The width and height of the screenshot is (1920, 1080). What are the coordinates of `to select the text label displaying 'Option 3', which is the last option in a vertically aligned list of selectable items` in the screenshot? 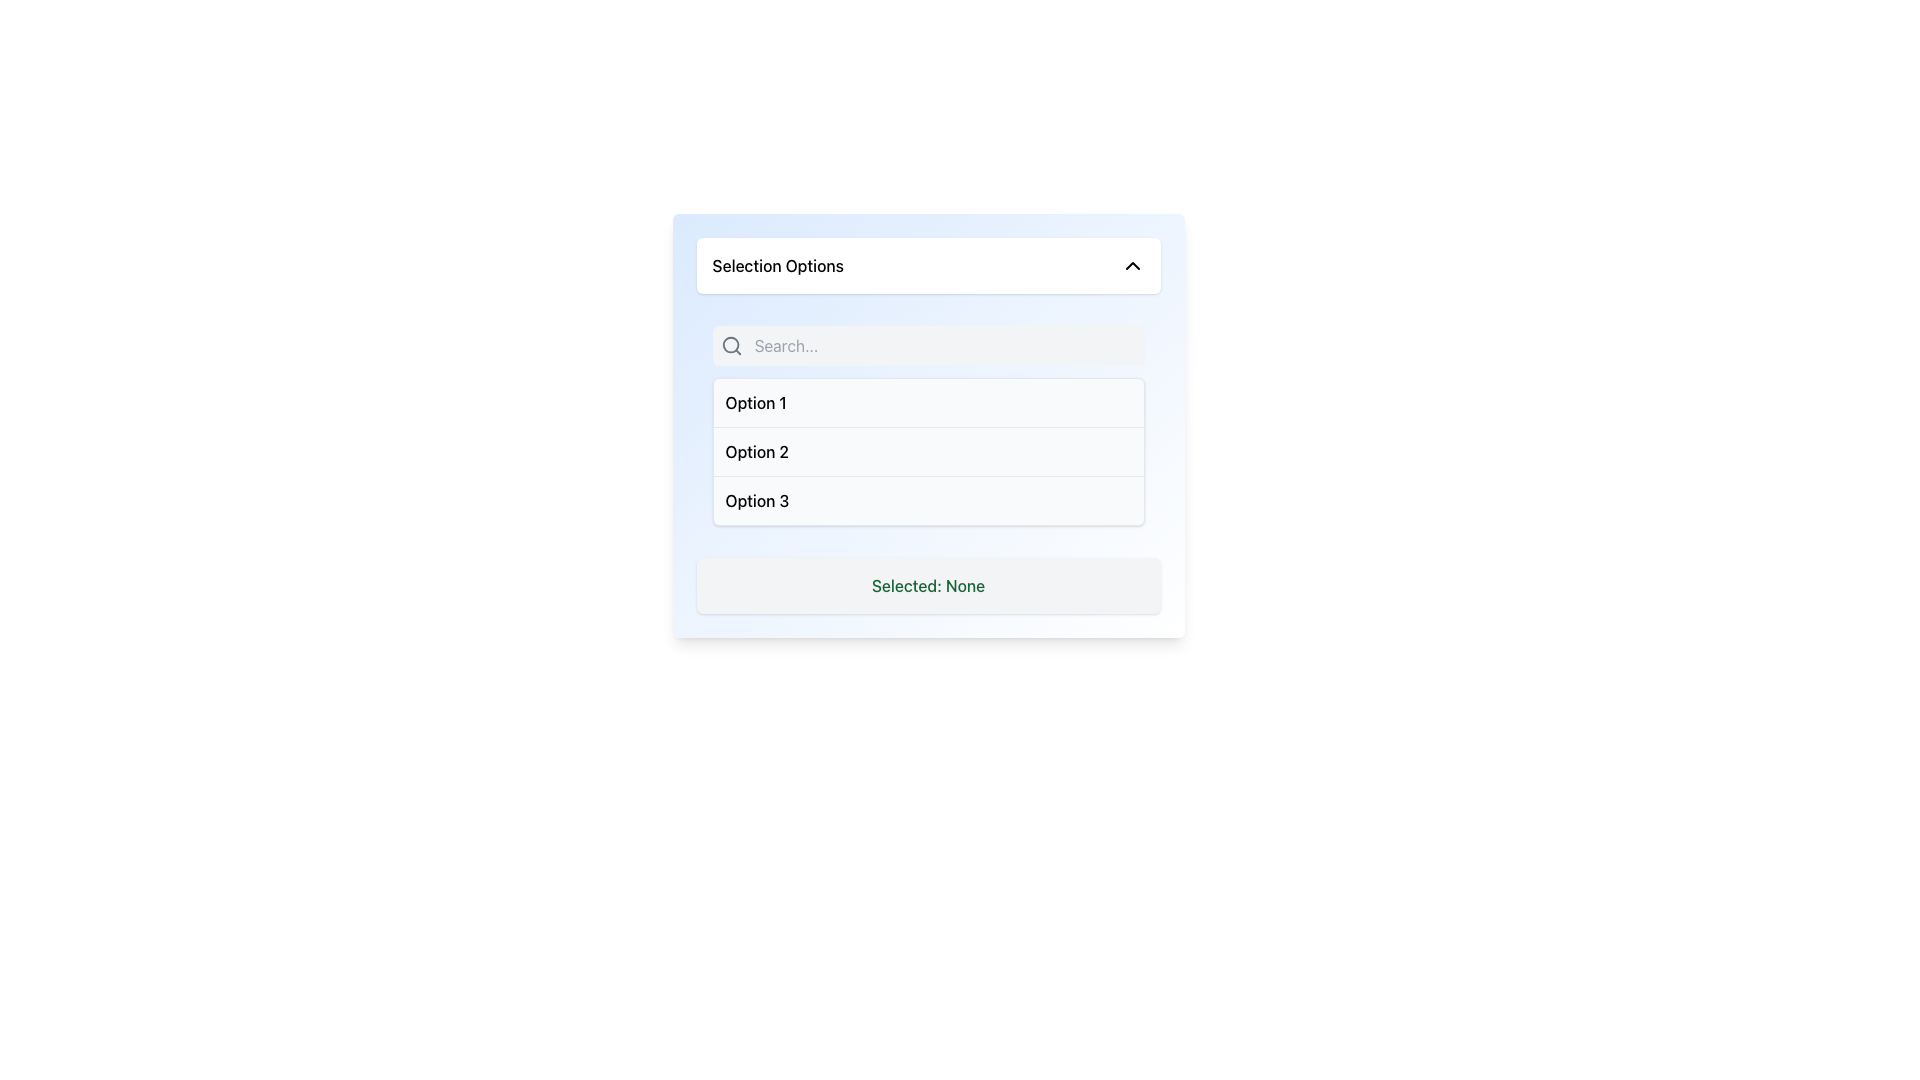 It's located at (756, 500).